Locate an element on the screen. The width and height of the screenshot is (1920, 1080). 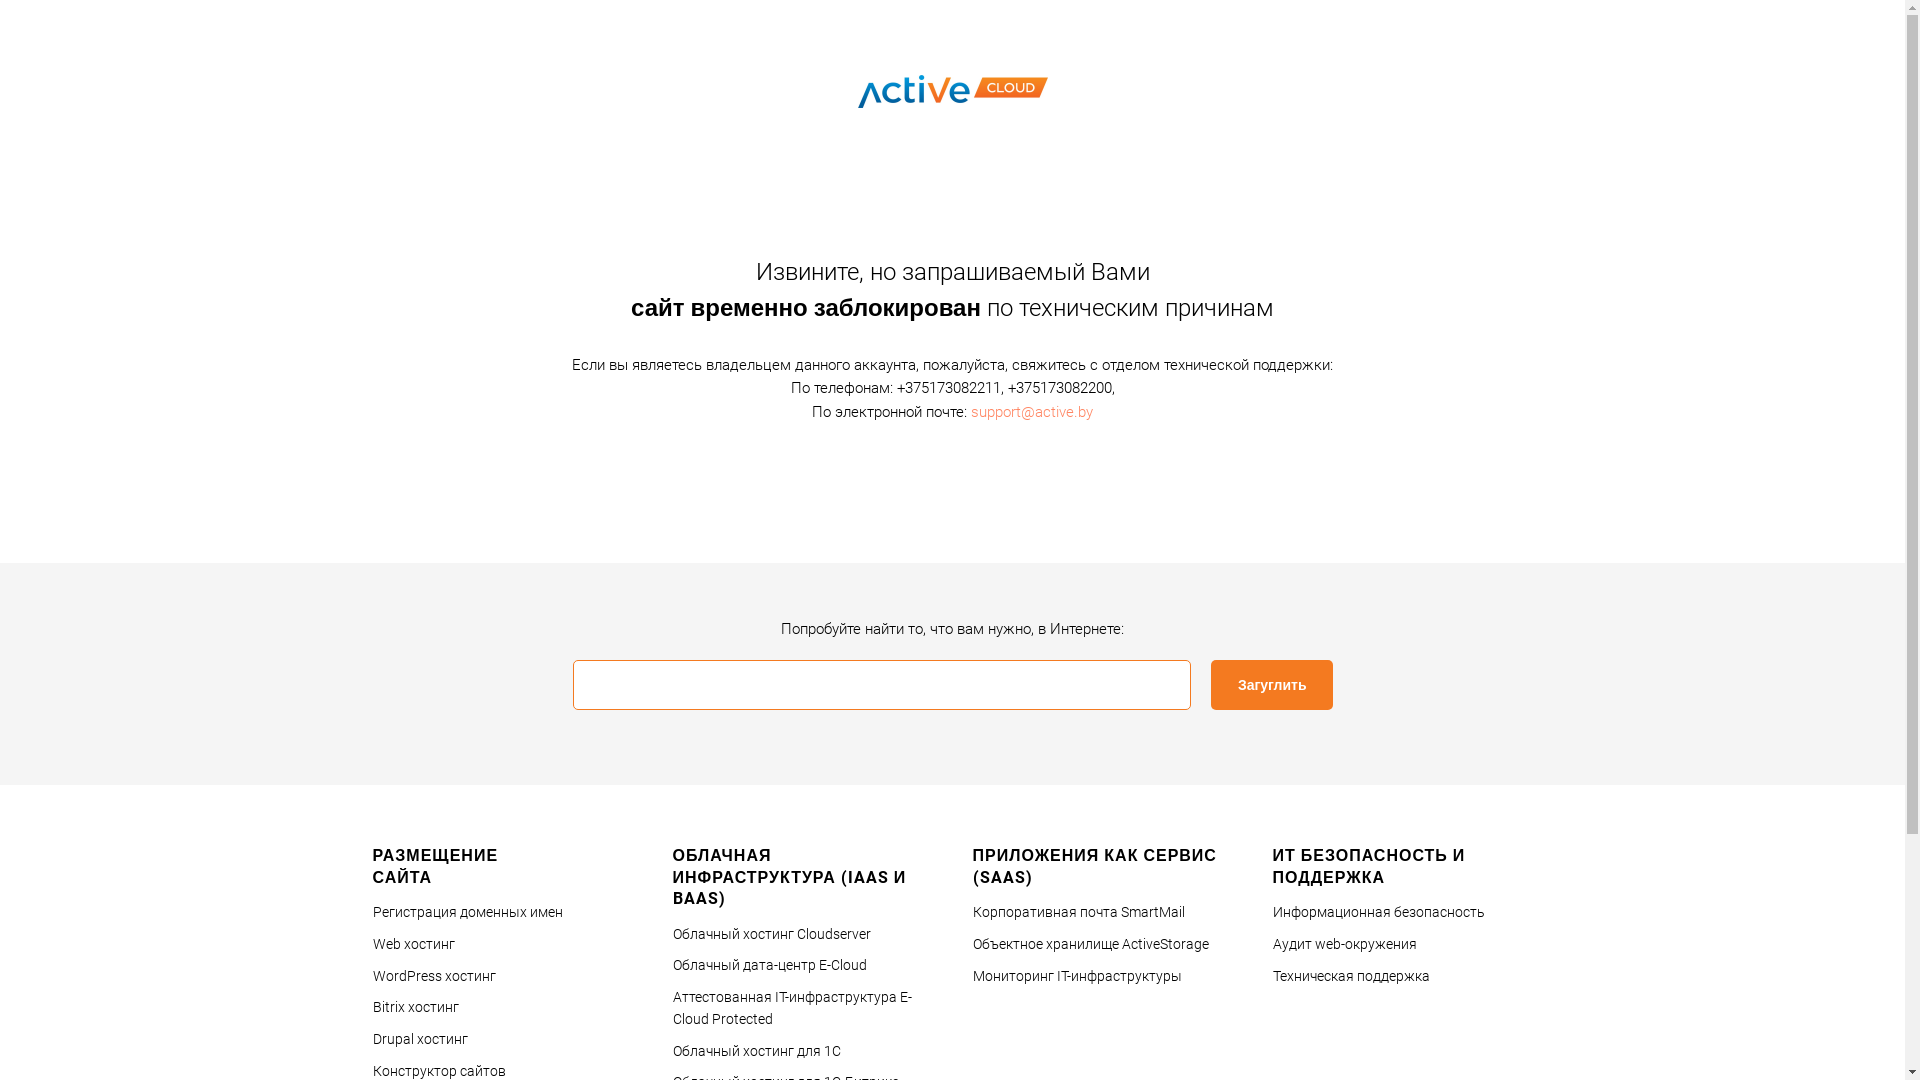
'support@active.by' is located at coordinates (970, 410).